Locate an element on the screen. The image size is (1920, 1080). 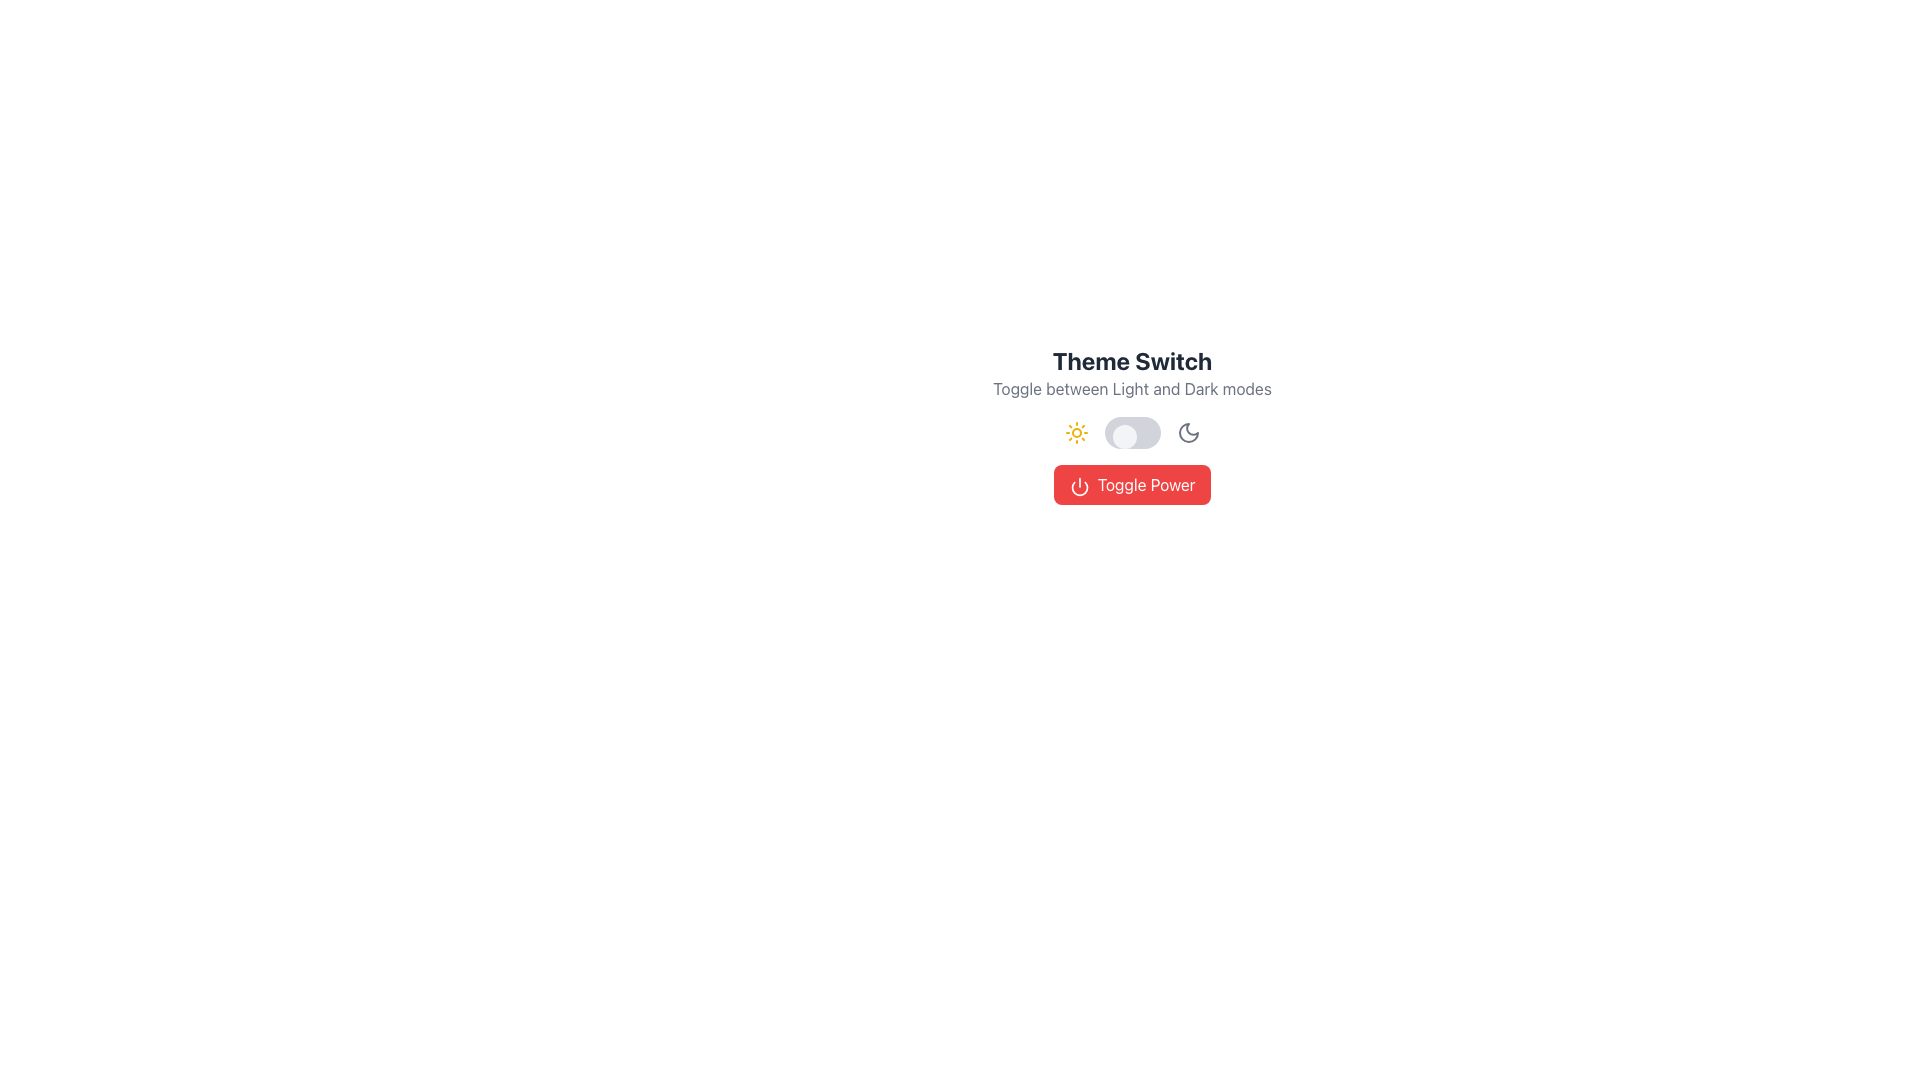
header text that indicates the section for toggling between light and dark visual modes, located above the subtitle 'Toggle between Light and Dark modes' is located at coordinates (1132, 361).